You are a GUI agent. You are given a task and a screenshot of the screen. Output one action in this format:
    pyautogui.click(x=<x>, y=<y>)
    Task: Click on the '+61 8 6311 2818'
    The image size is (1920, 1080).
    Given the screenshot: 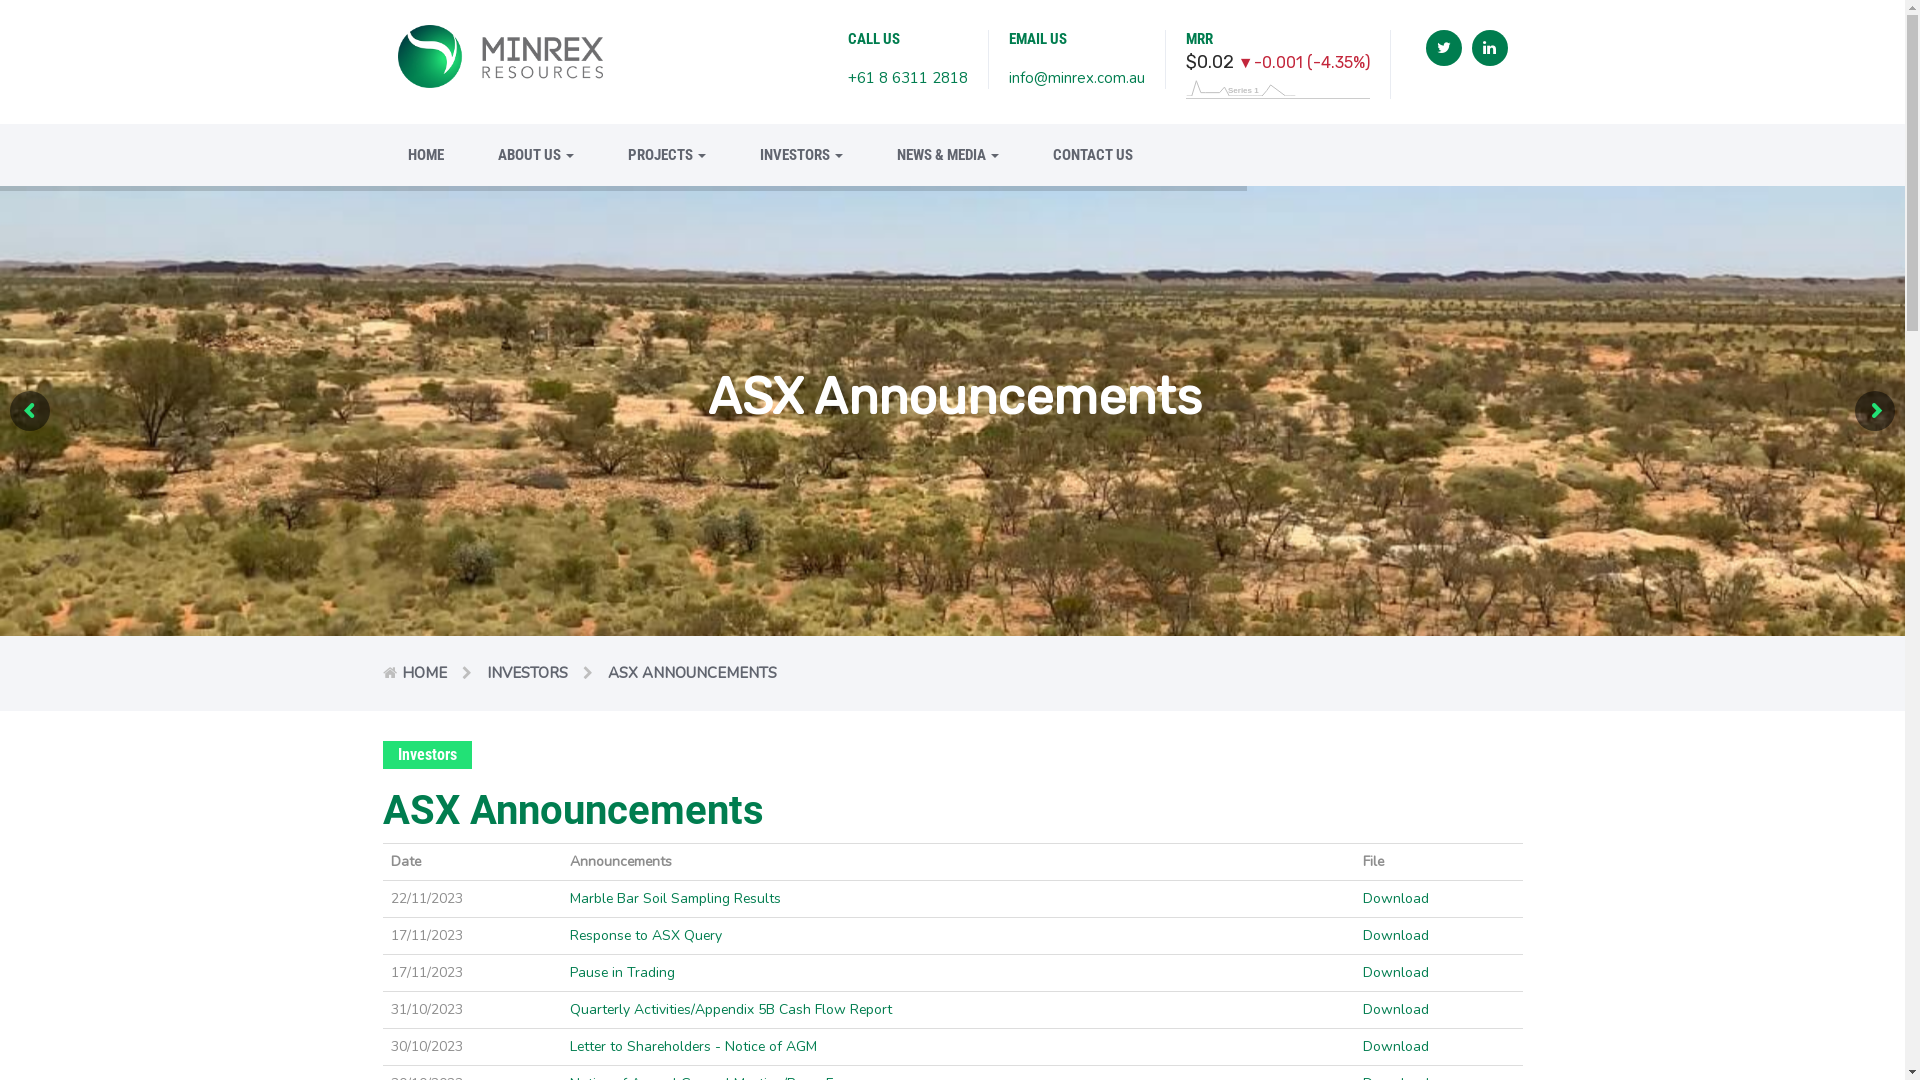 What is the action you would take?
    pyautogui.click(x=906, y=76)
    